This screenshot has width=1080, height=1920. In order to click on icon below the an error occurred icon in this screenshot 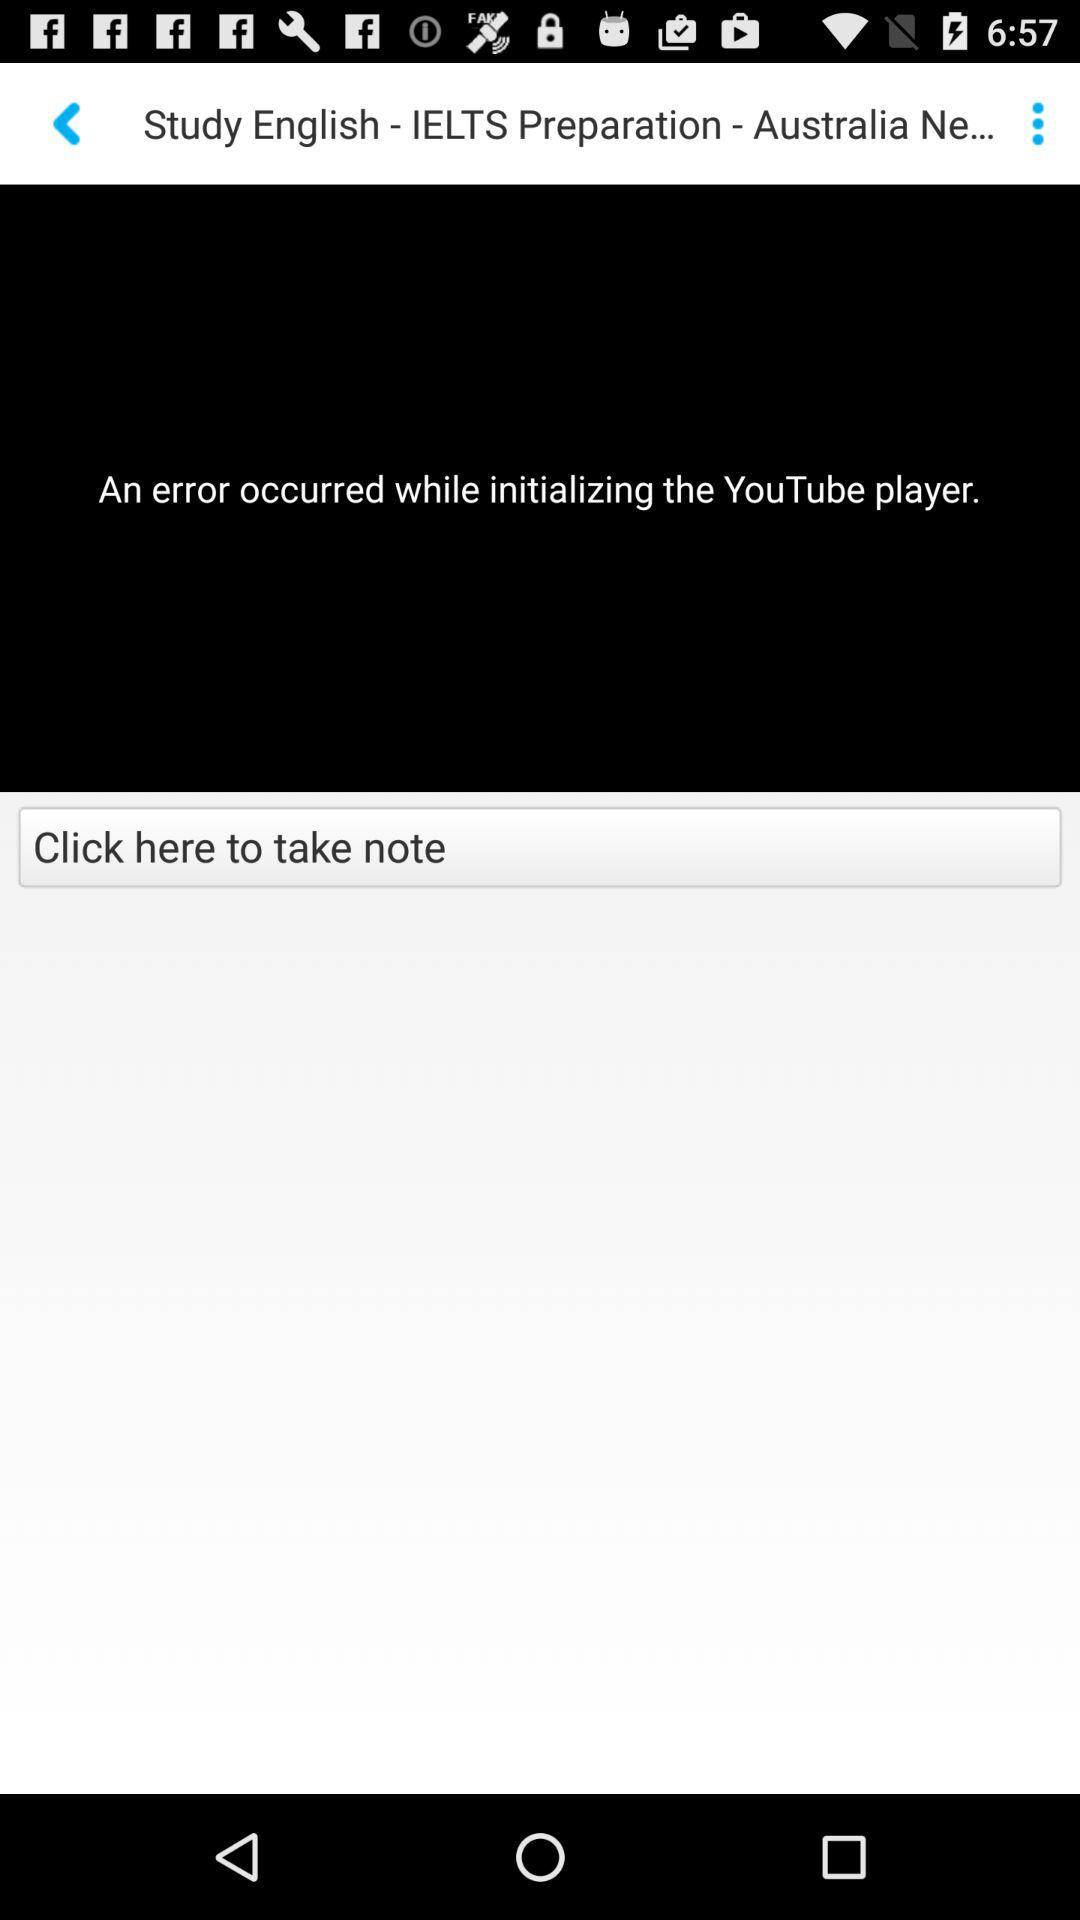, I will do `click(540, 849)`.